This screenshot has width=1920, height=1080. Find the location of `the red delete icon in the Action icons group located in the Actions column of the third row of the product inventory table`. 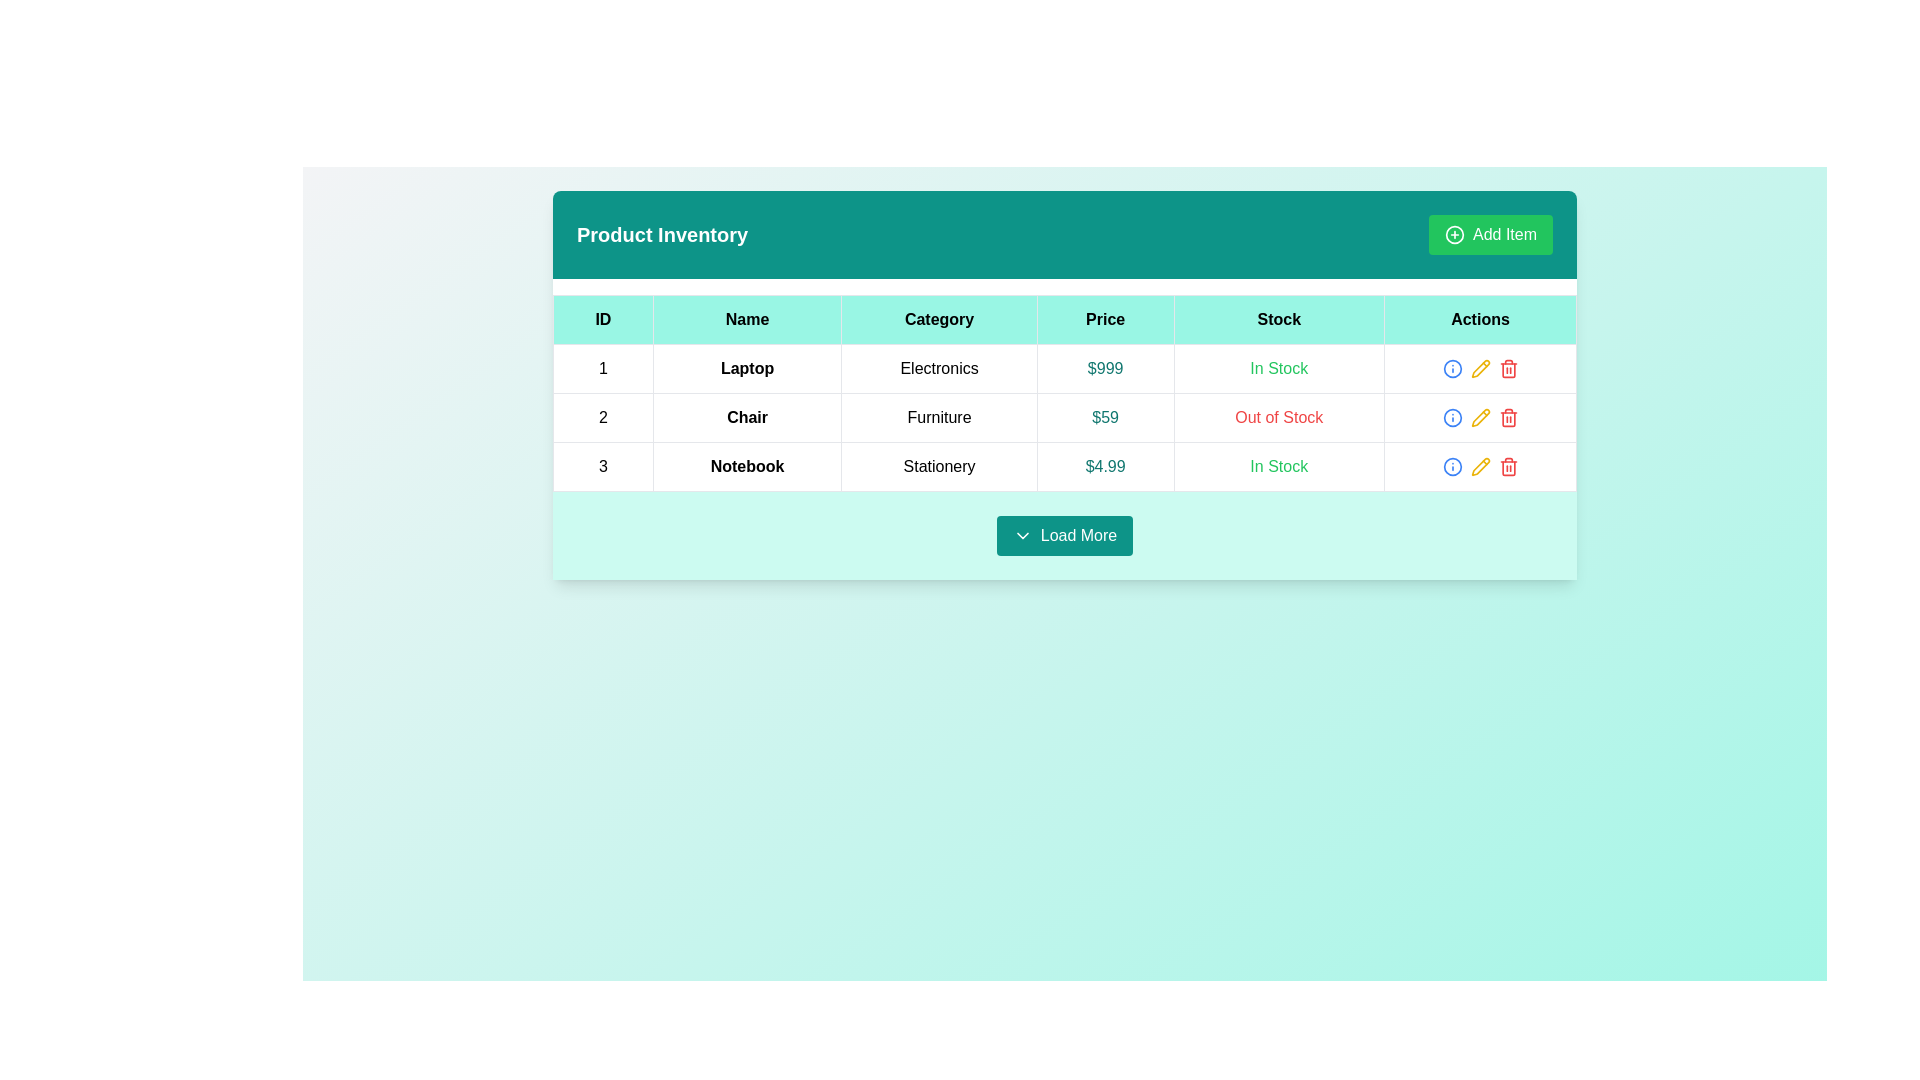

the red delete icon in the Action icons group located in the Actions column of the third row of the product inventory table is located at coordinates (1480, 466).